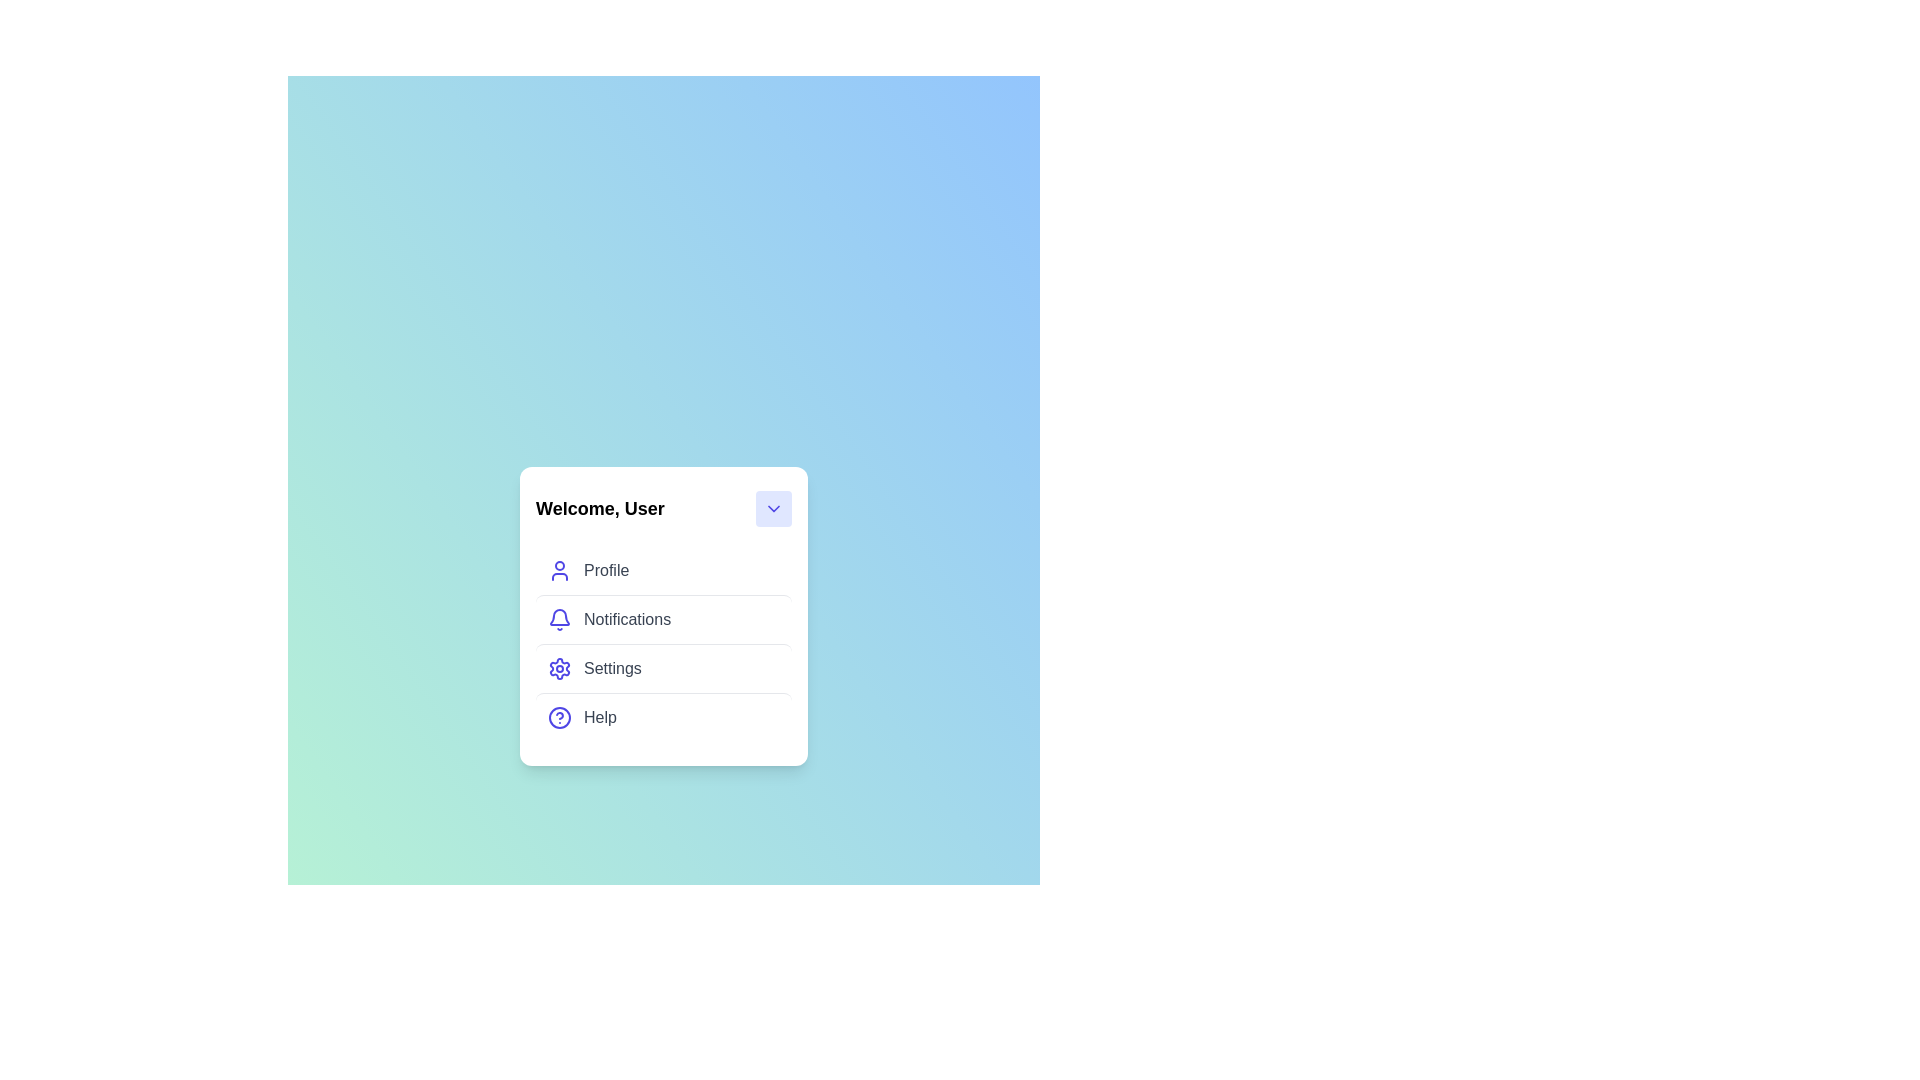 This screenshot has height=1080, width=1920. Describe the element at coordinates (663, 570) in the screenshot. I see `the menu item Profile from the UserProfileMenu` at that location.